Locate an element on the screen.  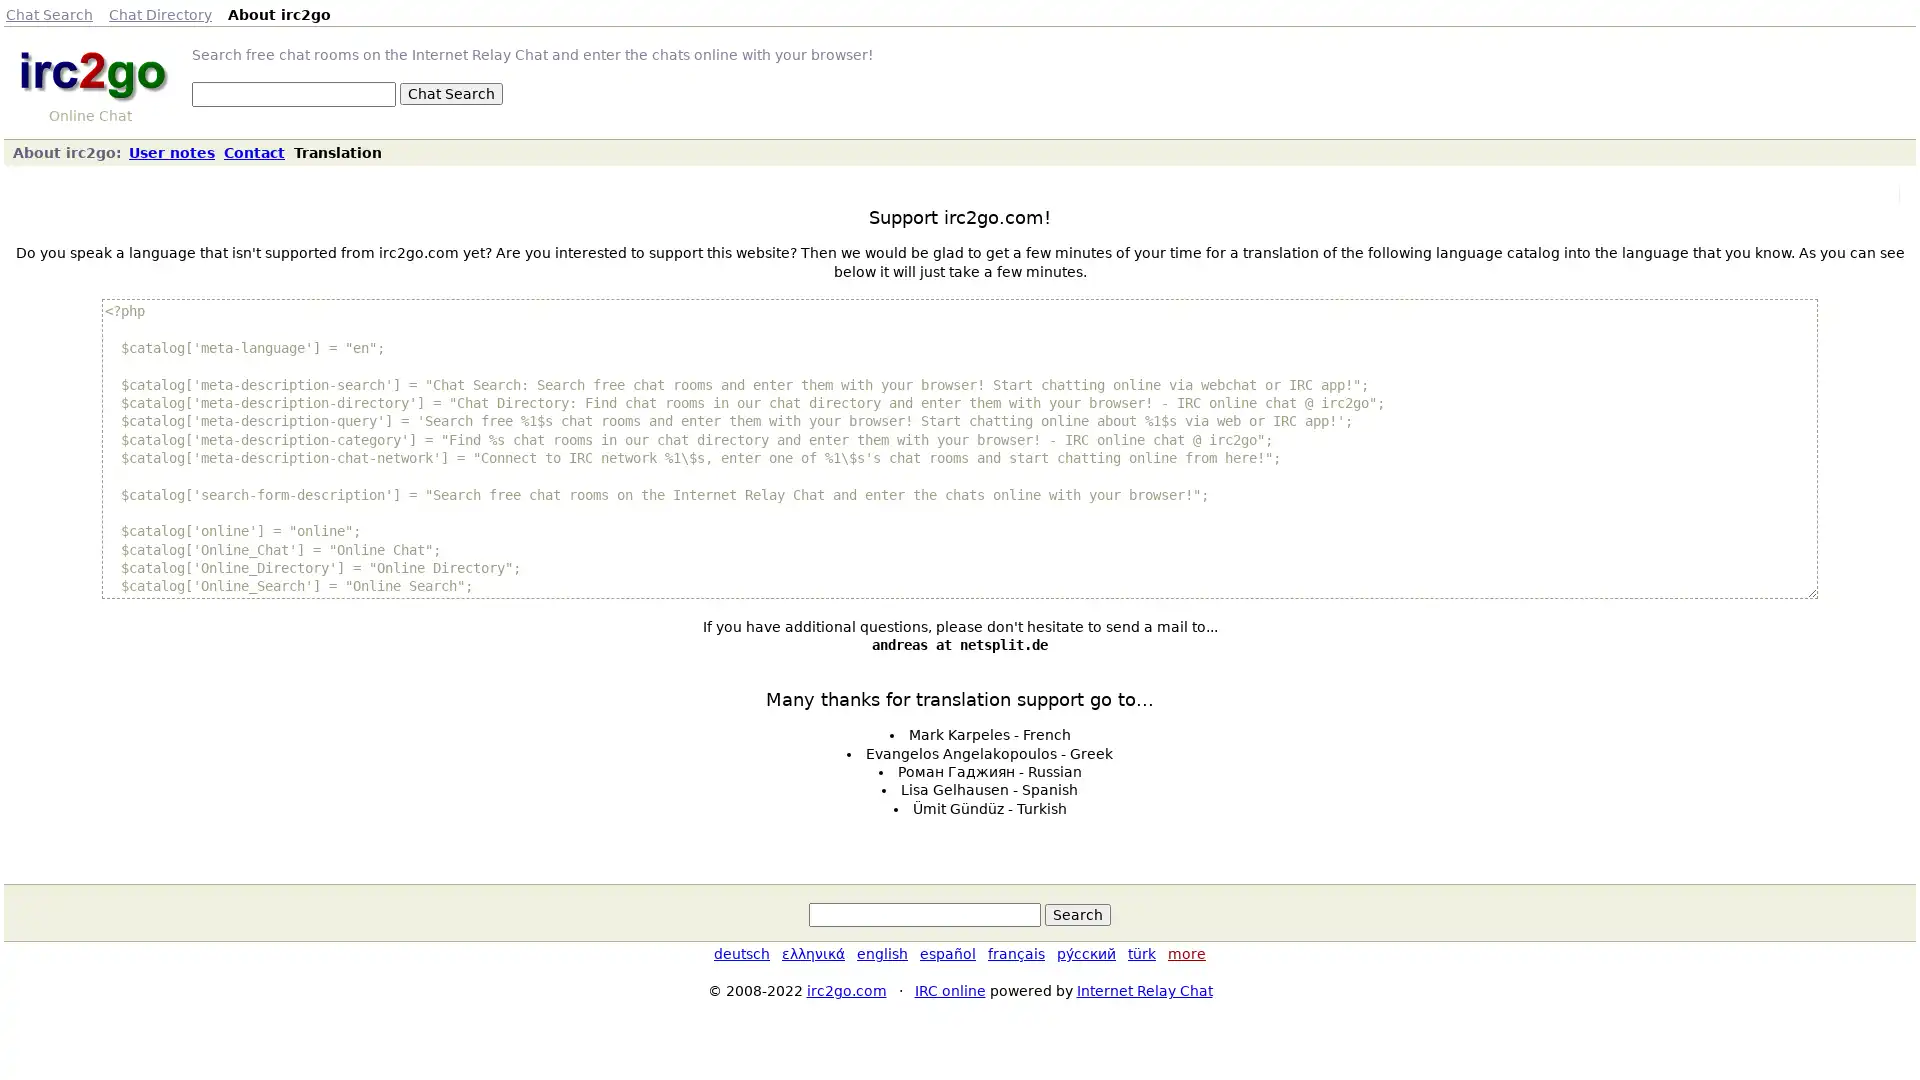
Chat Search is located at coordinates (450, 93).